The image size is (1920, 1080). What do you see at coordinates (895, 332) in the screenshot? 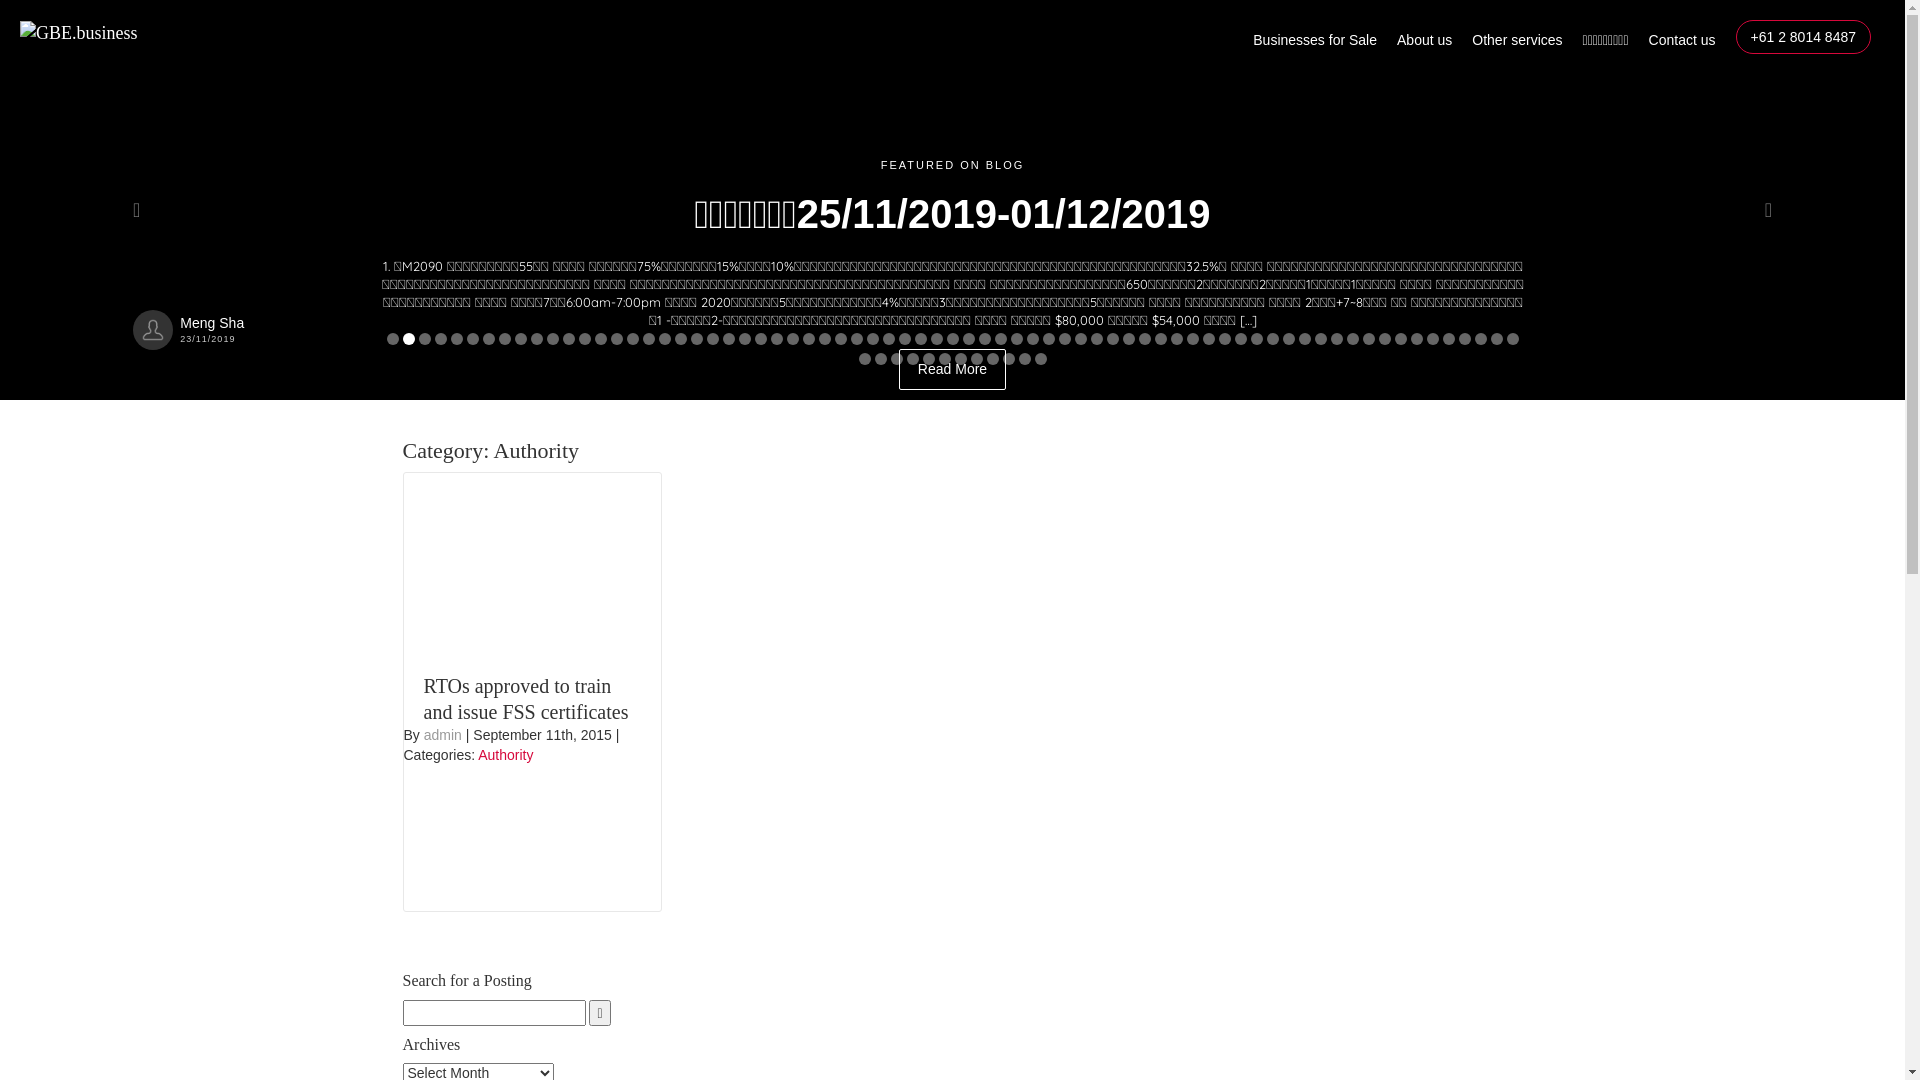
I see `'Read More'` at bounding box center [895, 332].